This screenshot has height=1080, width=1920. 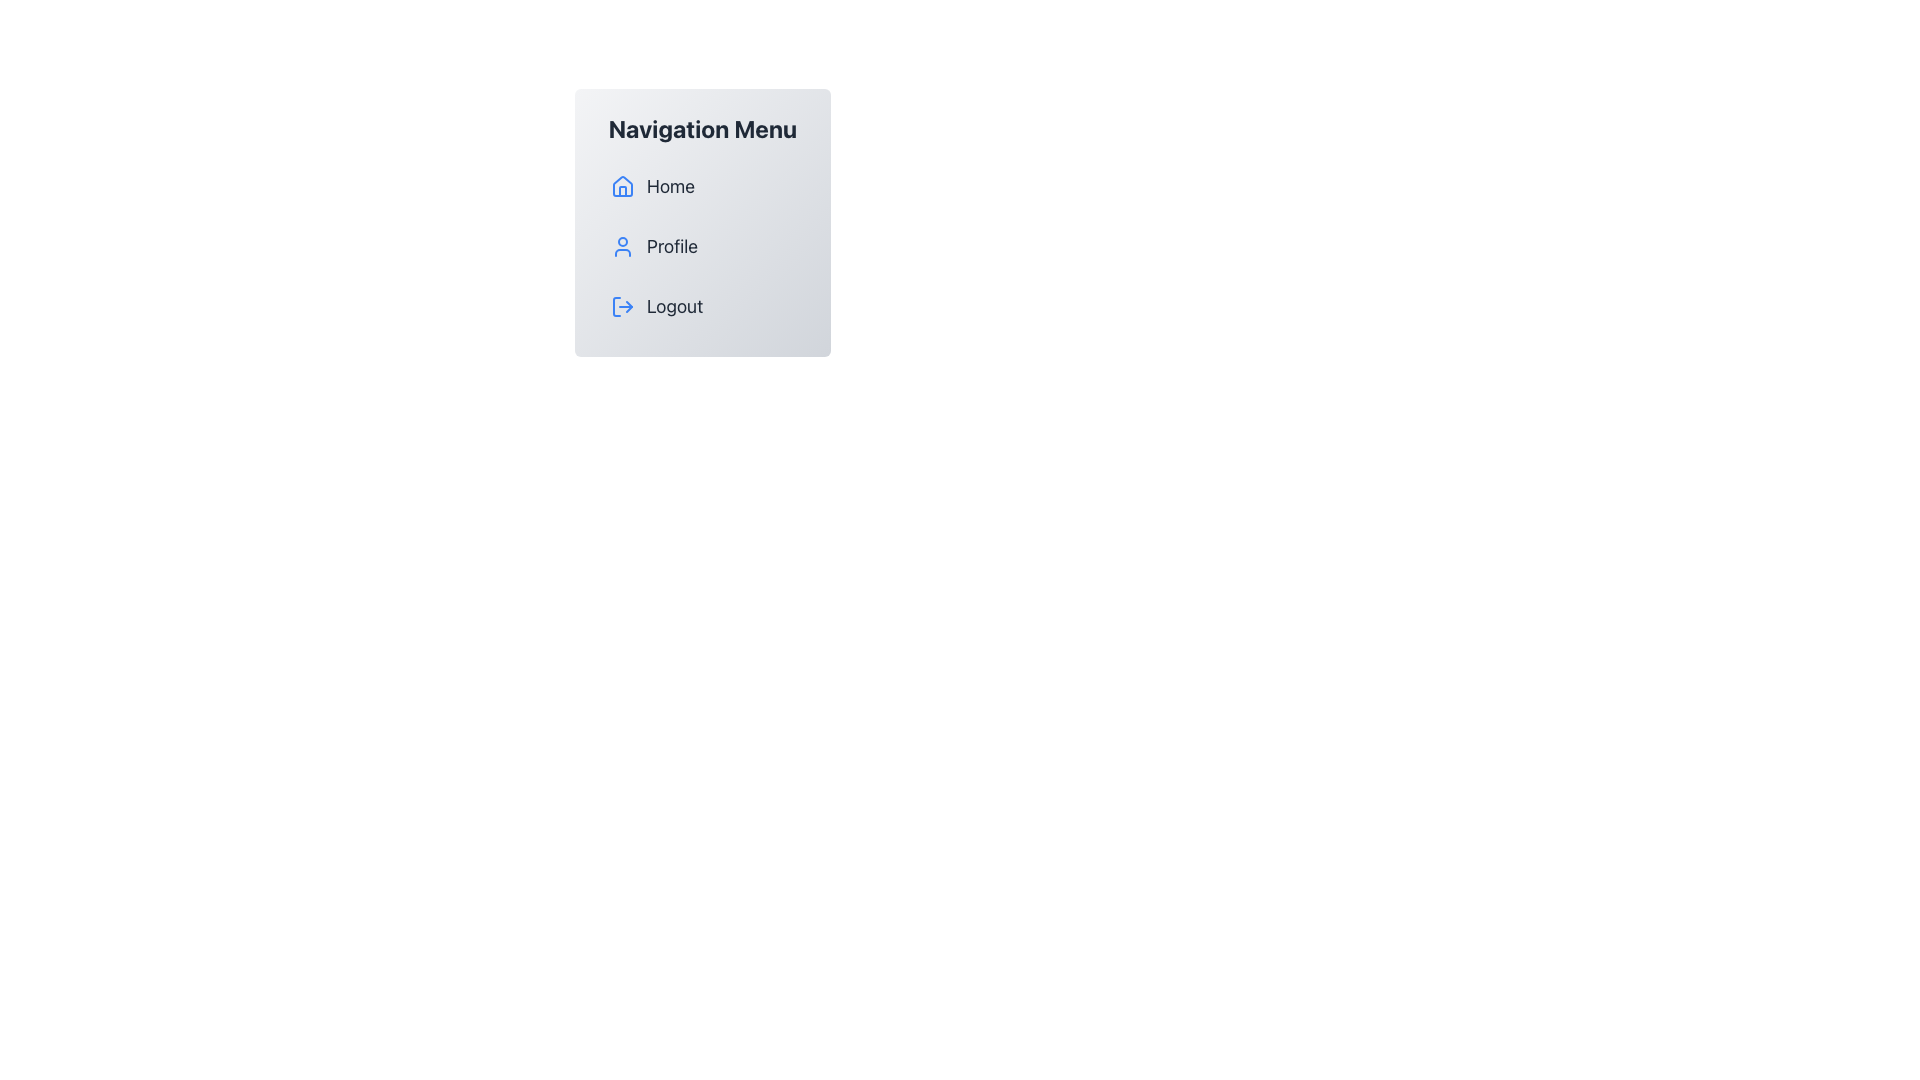 I want to click on the blue-colored icon resembling a rightward arrow, which is located to the left of the 'Logout' text in the navigation menu, to interact with the logout option, so click(x=622, y=307).